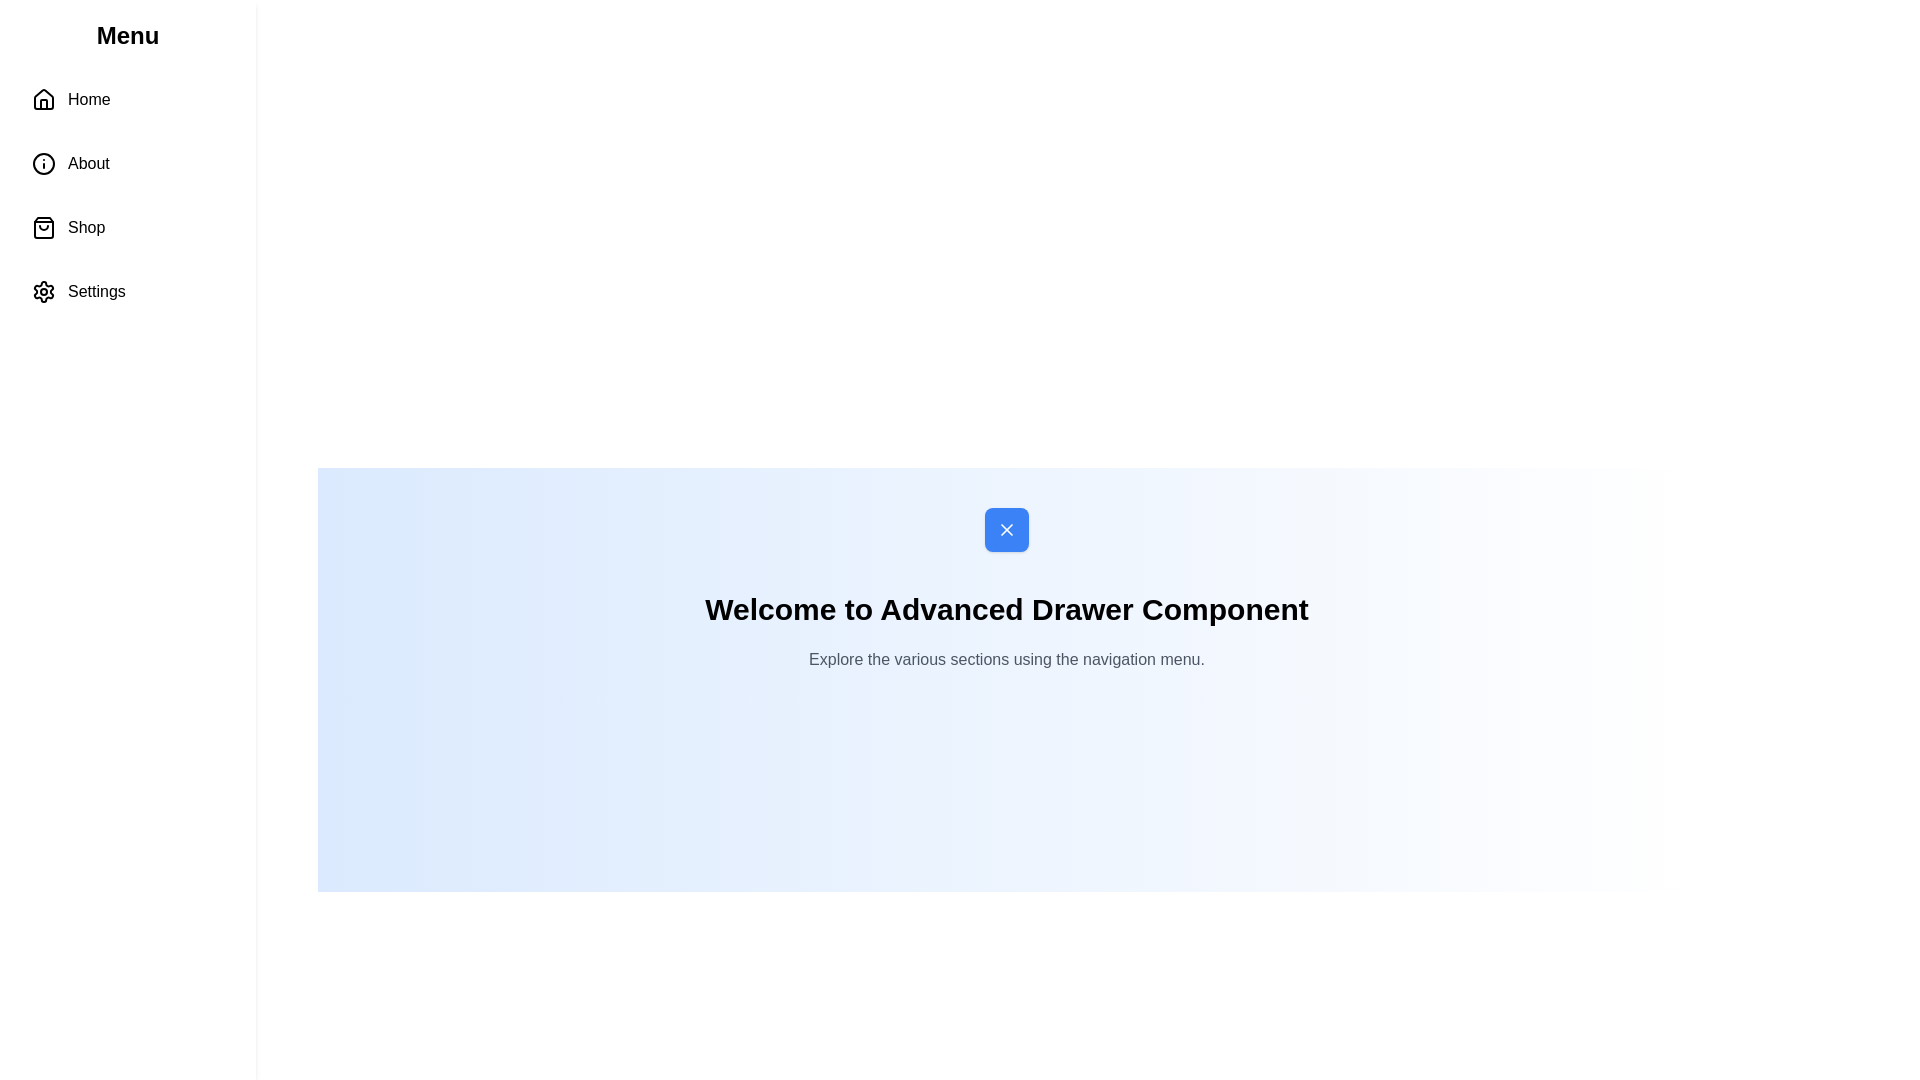  What do you see at coordinates (88, 100) in the screenshot?
I see `the 'Home' text label in the vertical navigation menu, which is the first item next to the house icon` at bounding box center [88, 100].